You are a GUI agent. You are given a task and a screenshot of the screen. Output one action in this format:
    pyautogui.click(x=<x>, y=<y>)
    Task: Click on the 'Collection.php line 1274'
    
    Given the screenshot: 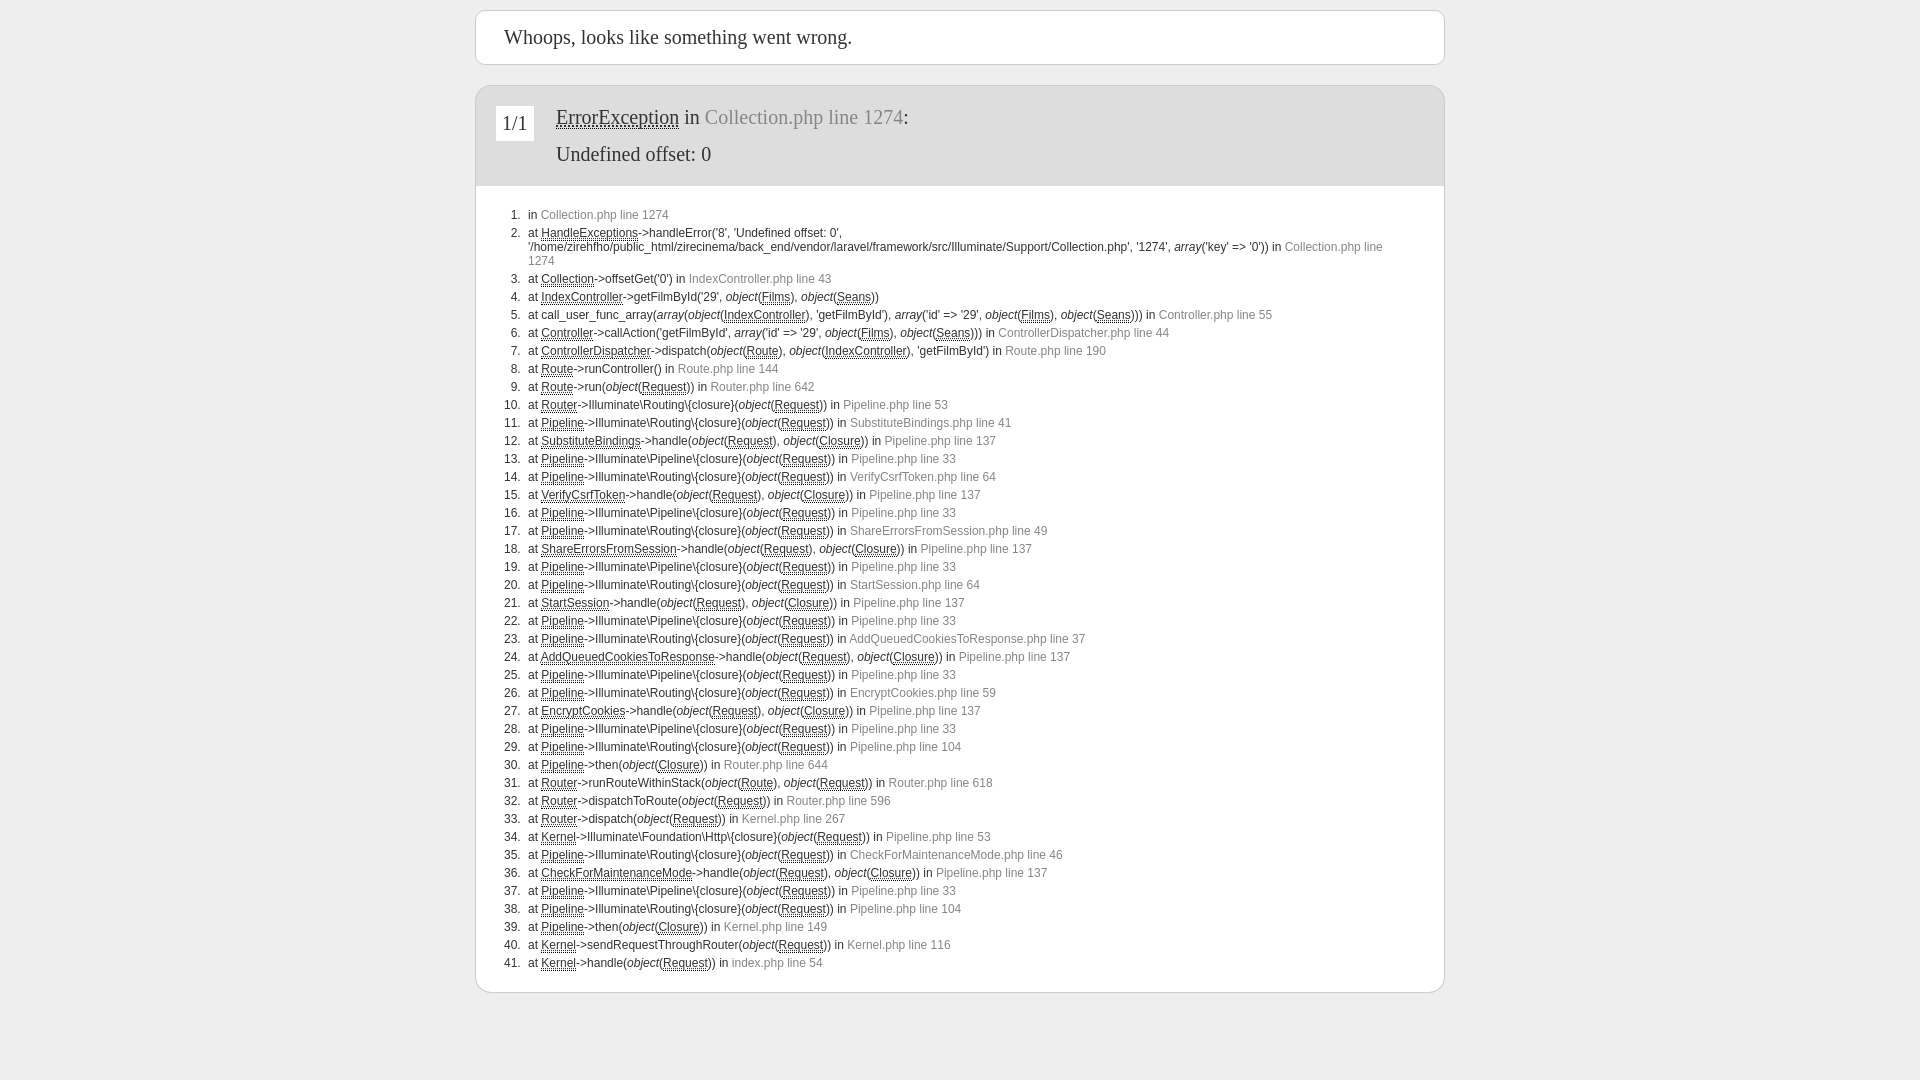 What is the action you would take?
    pyautogui.click(x=541, y=215)
    